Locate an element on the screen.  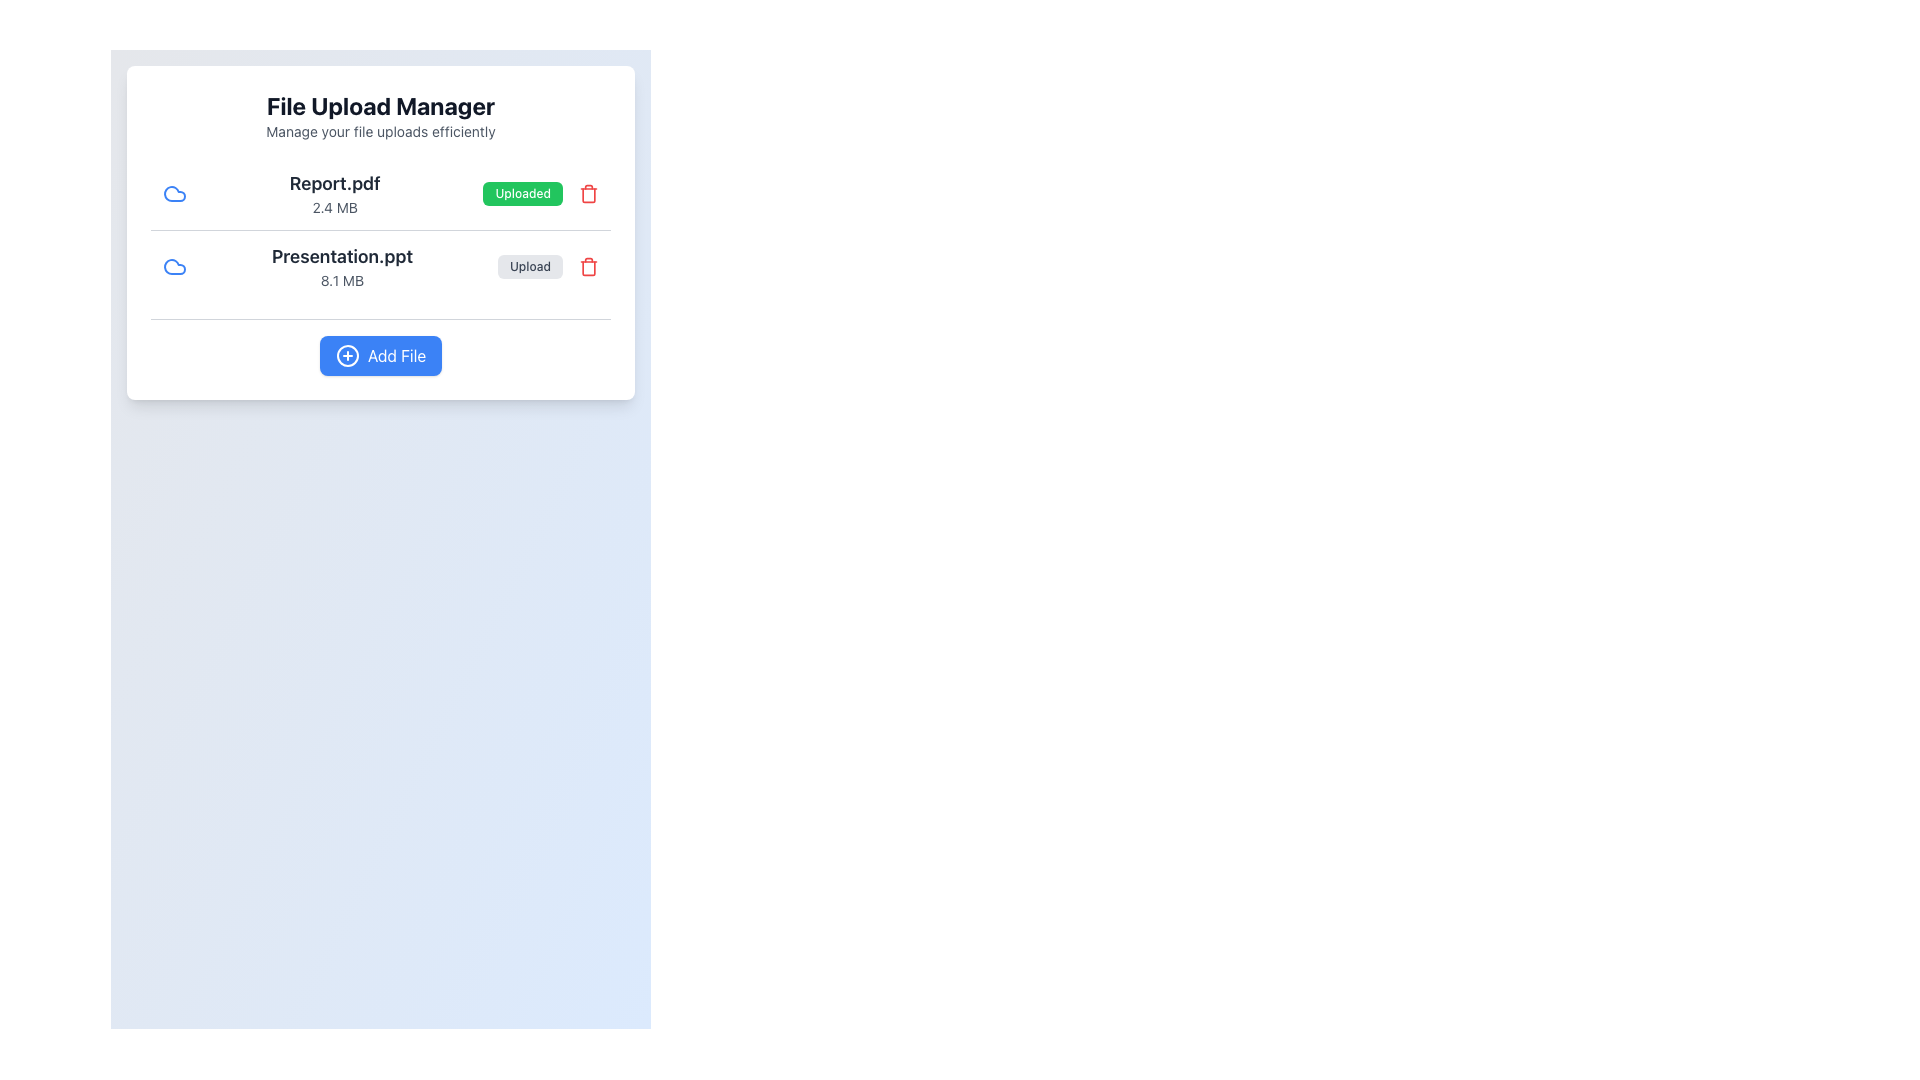
the text label that indicates the file size of 'Presentation.ppt', positioned directly below its sibling text element is located at coordinates (342, 281).